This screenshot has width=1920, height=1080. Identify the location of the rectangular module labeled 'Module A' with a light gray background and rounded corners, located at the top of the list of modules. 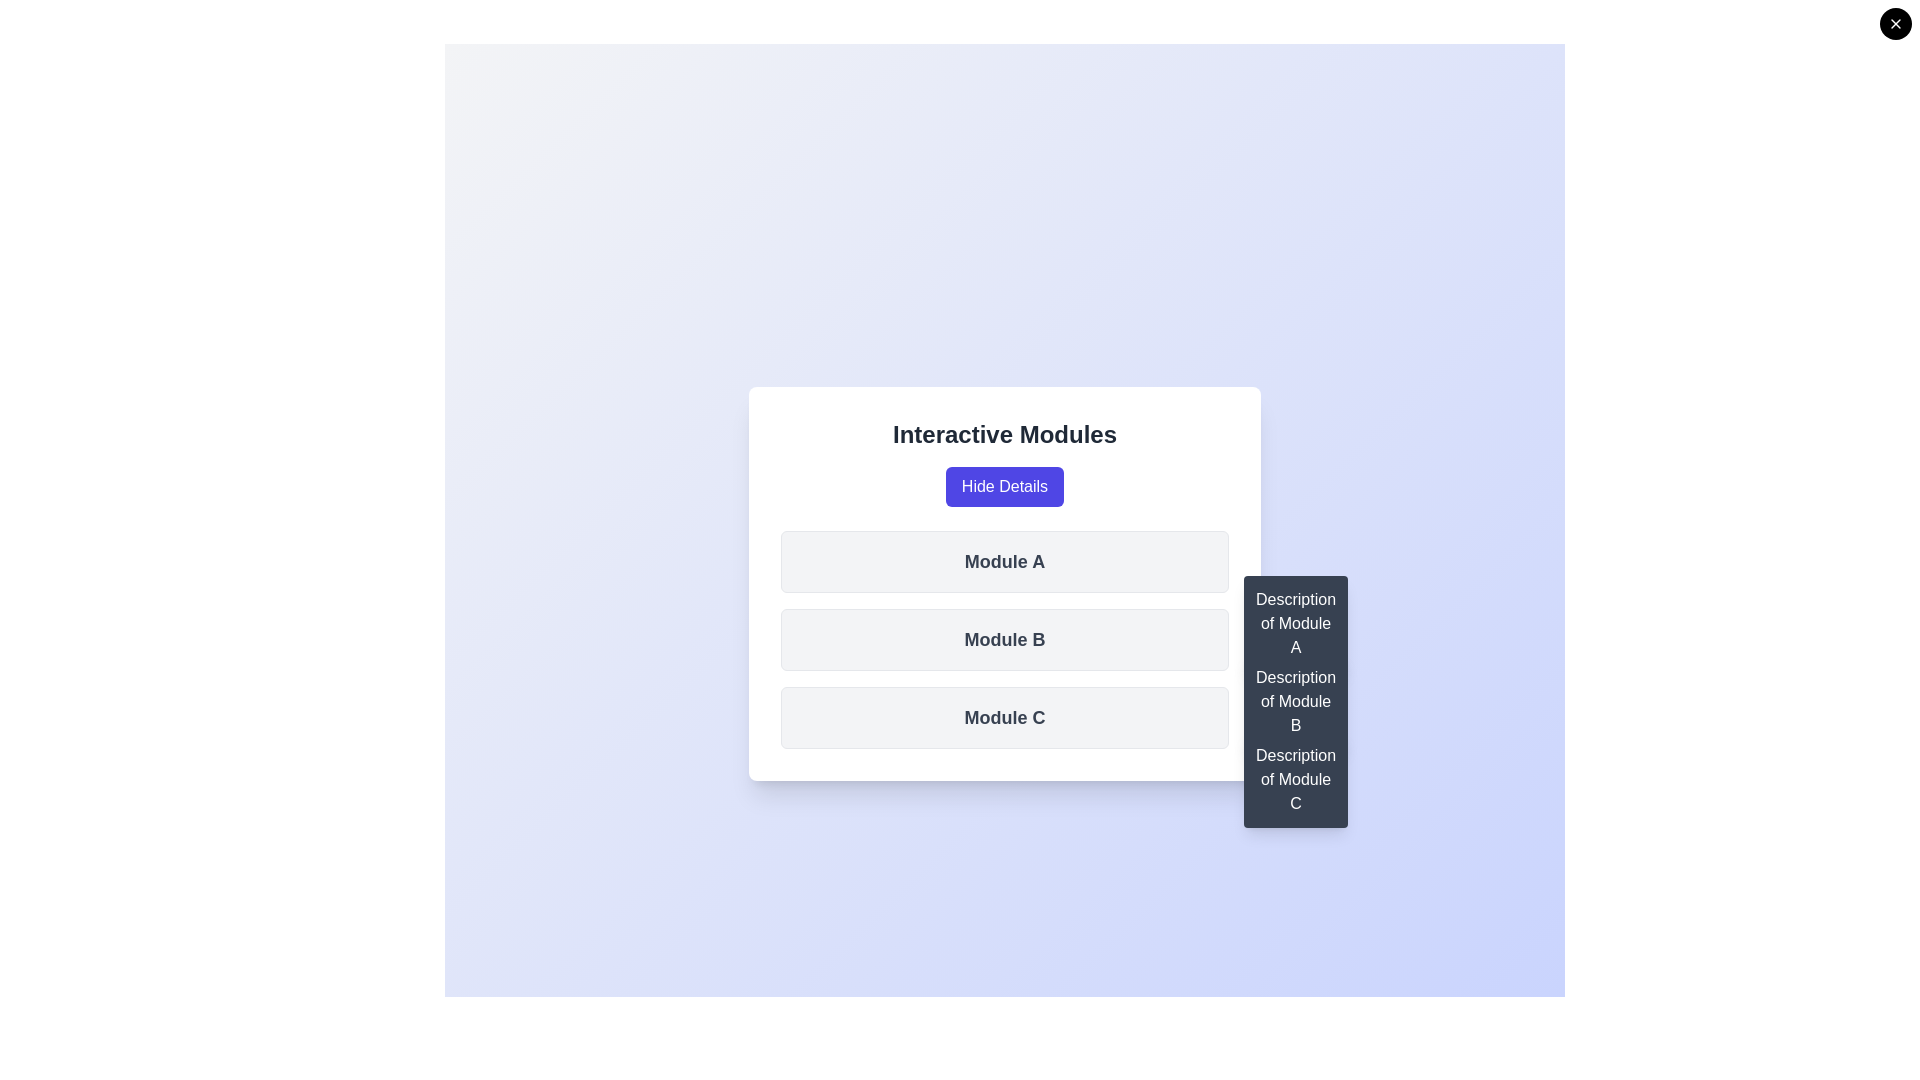
(1004, 562).